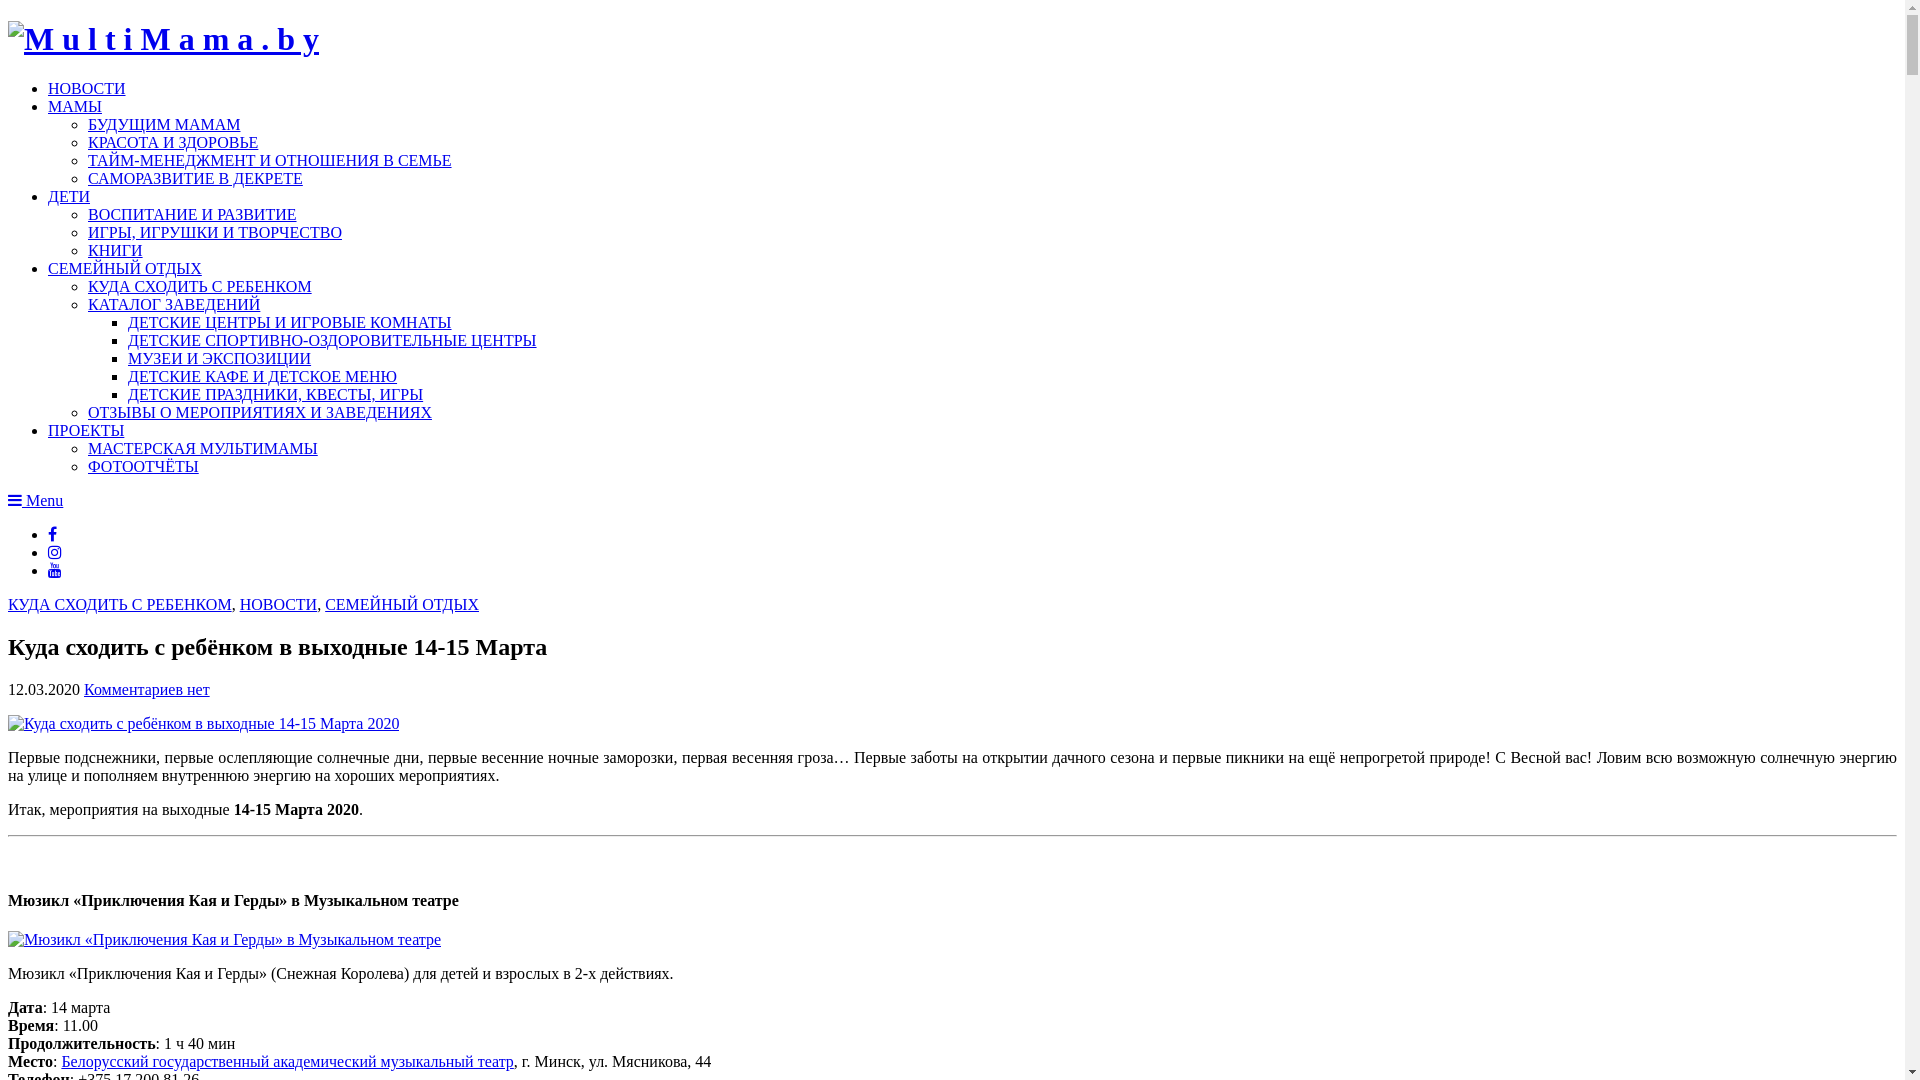 The image size is (1920, 1080). Describe the element at coordinates (35, 499) in the screenshot. I see `'Menu'` at that location.